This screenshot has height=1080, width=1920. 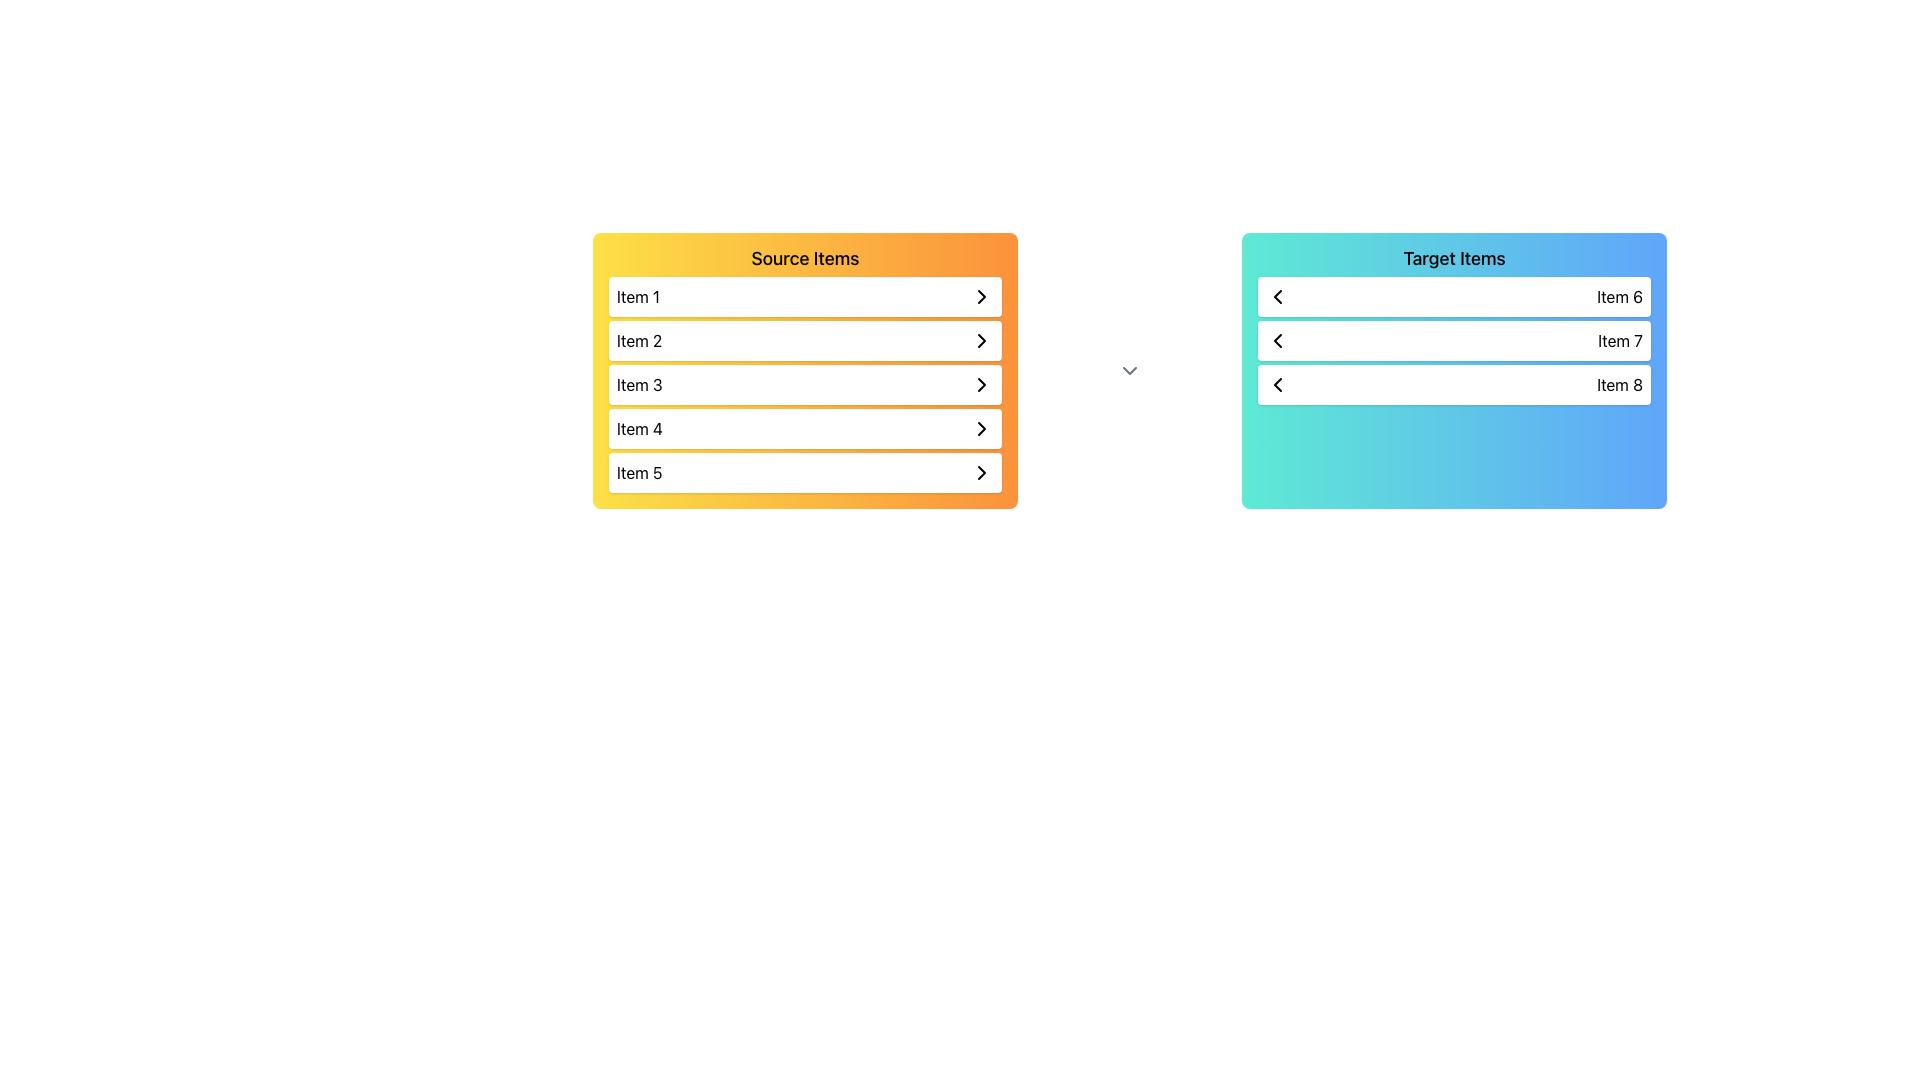 I want to click on the second item in the 'Source Items' list, which is located directly below 'Item 1' and above 'Item 3', so click(x=805, y=339).